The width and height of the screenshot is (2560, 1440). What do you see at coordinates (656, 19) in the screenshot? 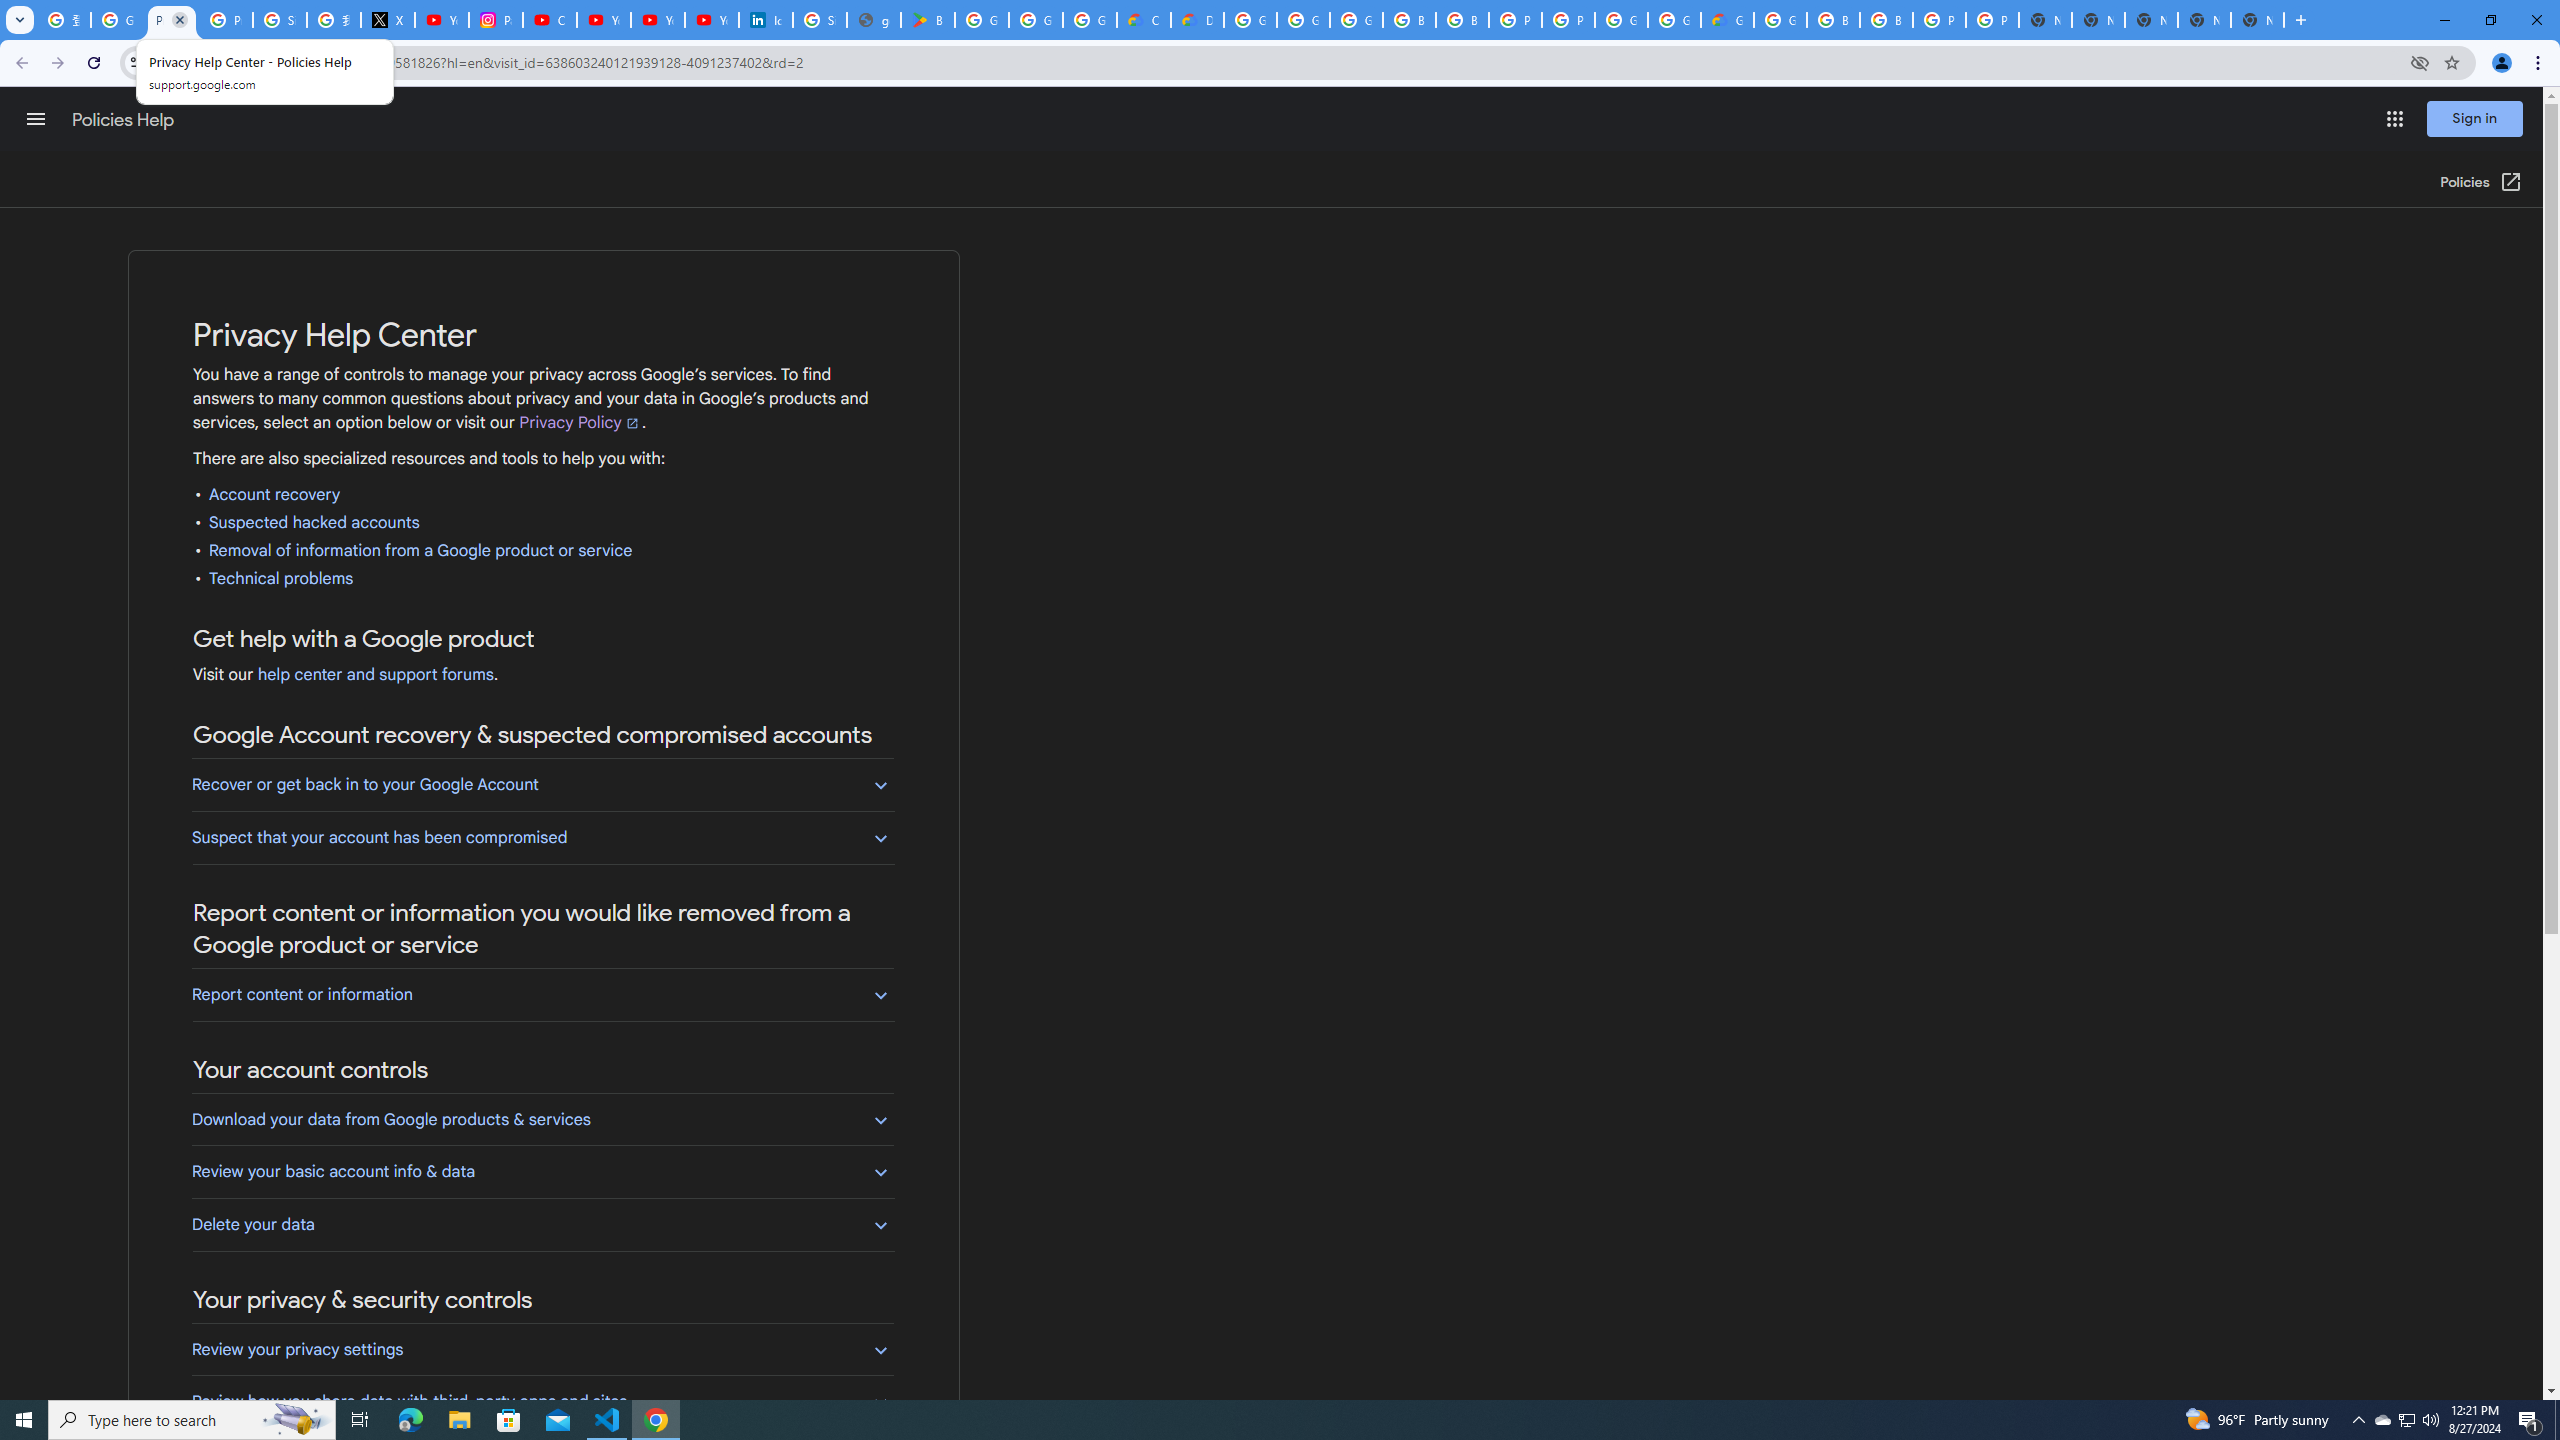
I see `'YouTube Culture & Trends - YouTube Top 10, 2021'` at bounding box center [656, 19].